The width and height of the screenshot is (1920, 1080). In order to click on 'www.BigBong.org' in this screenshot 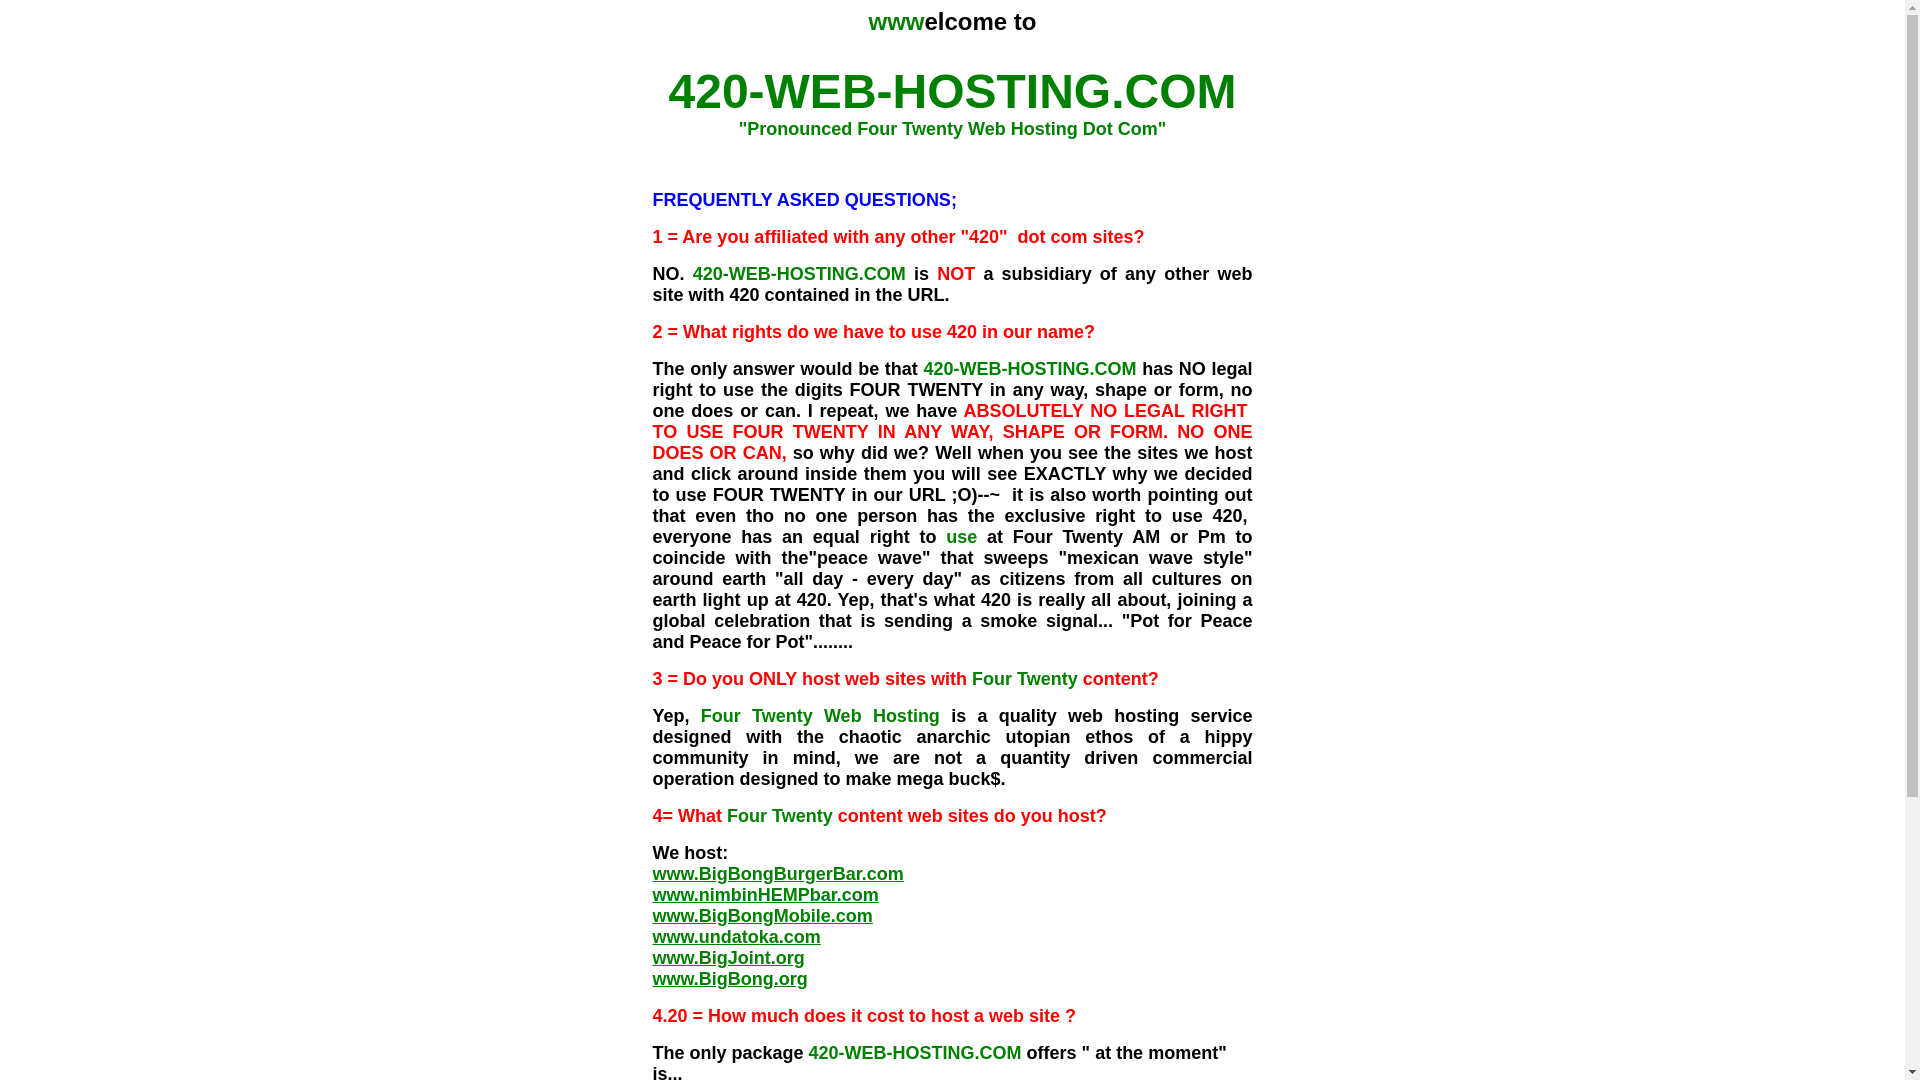, I will do `click(728, 978)`.